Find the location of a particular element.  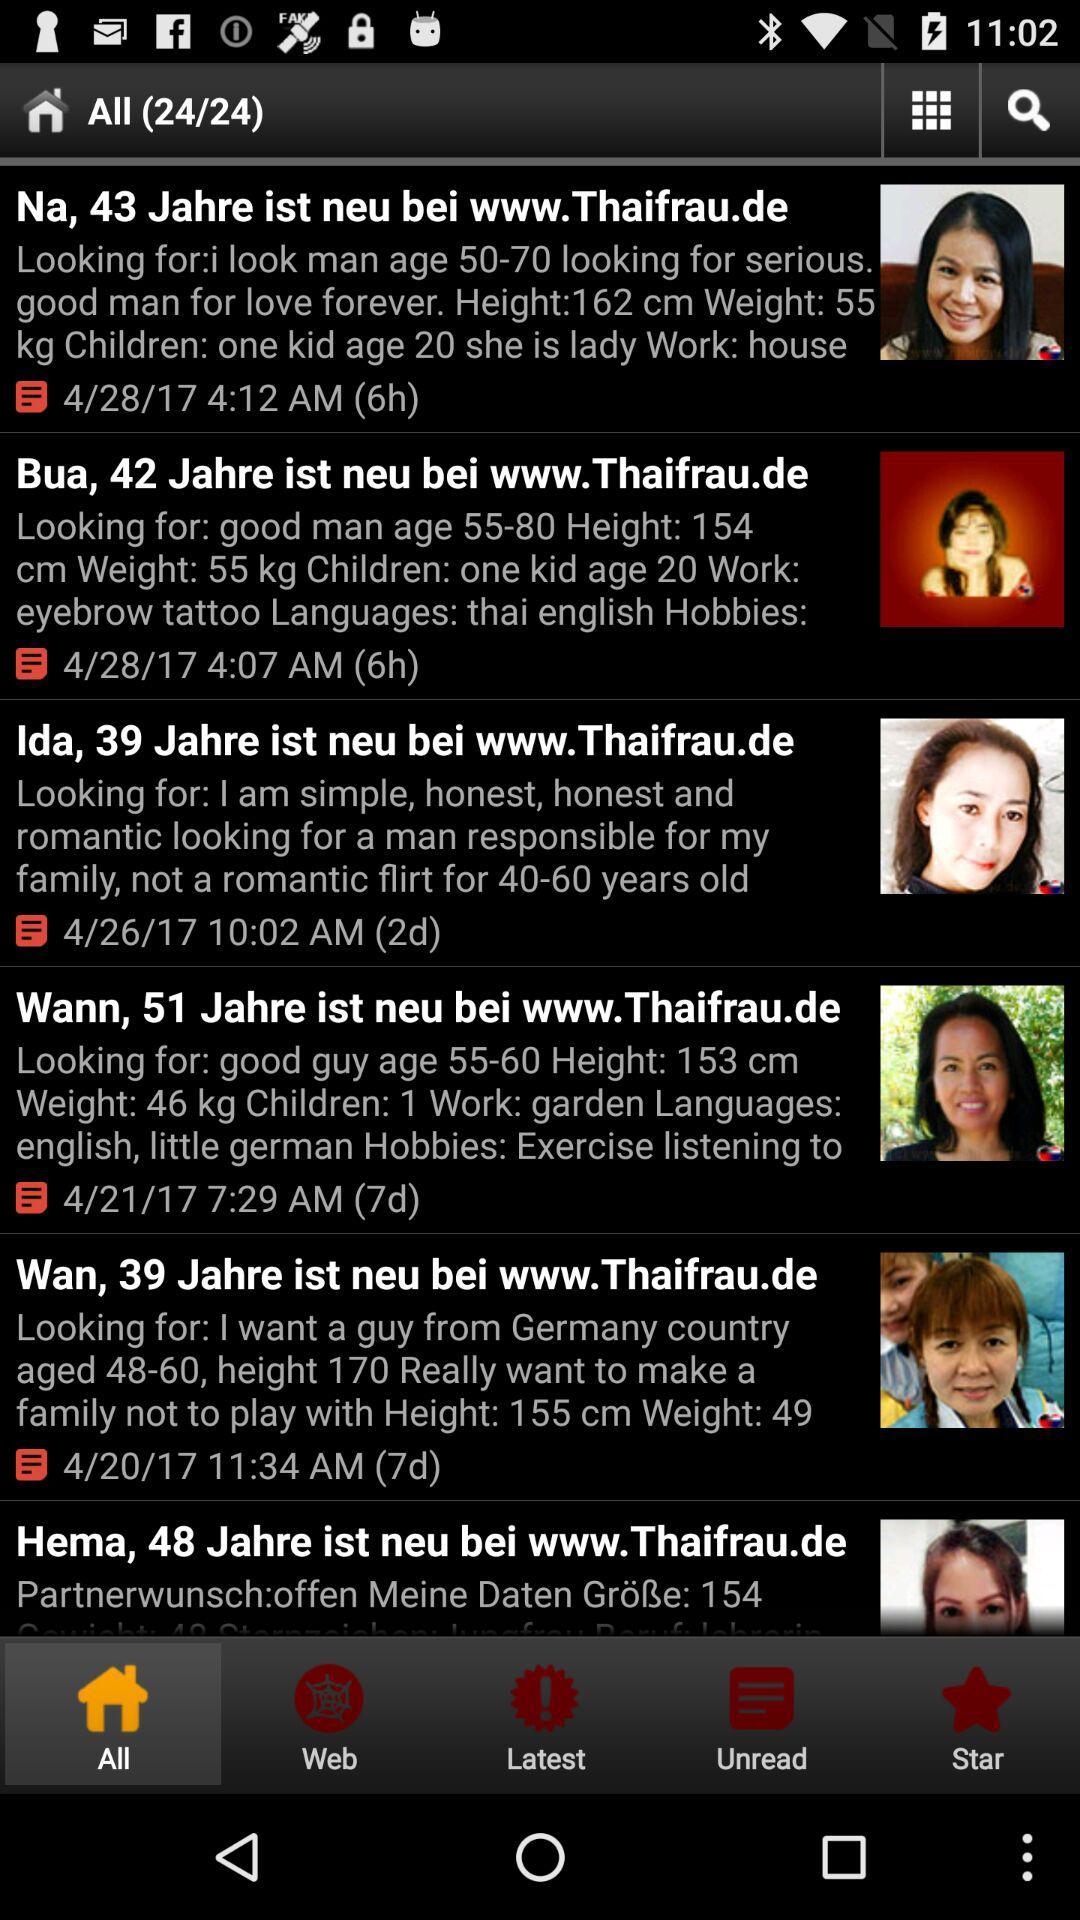

a star rating button is located at coordinates (973, 1713).